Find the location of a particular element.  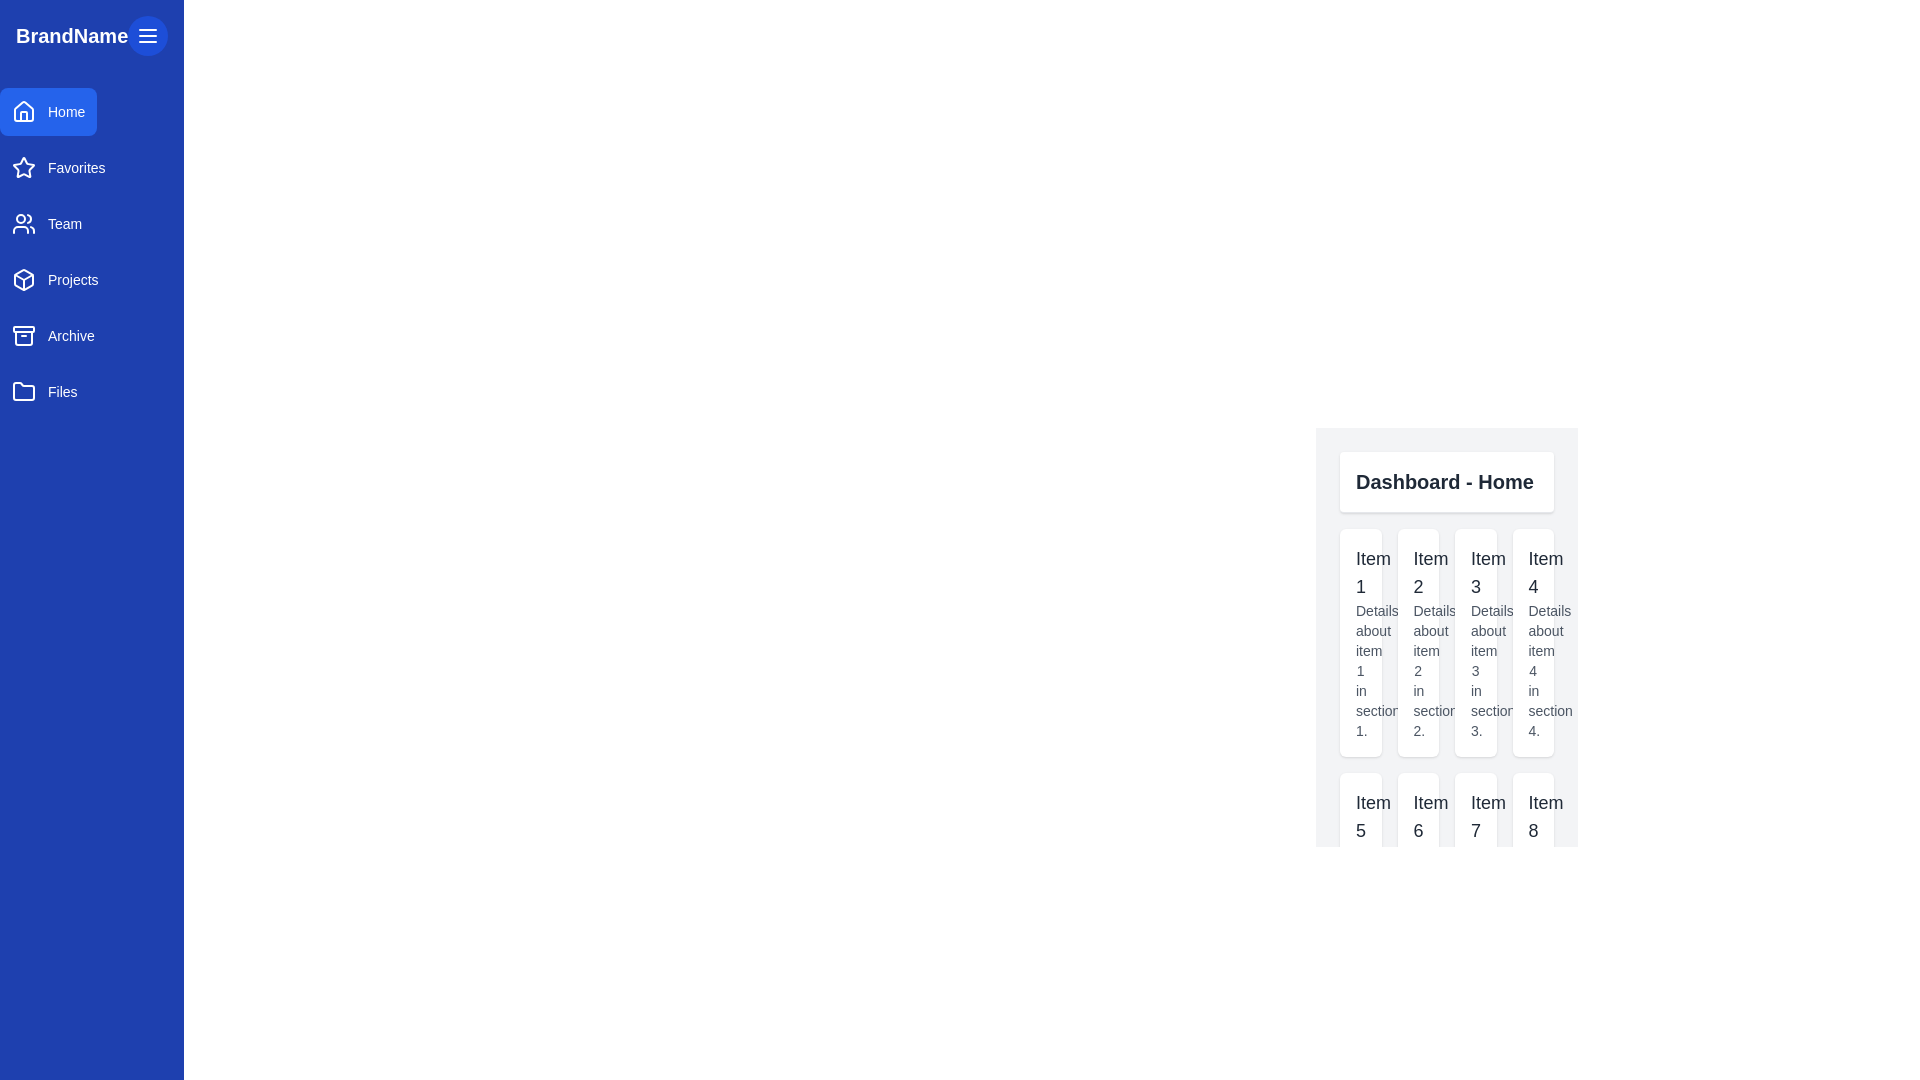

the 'Projects' icon in the vertical sidebar menu, which is positioned below the 'Team' section and above the 'Archive' section is located at coordinates (24, 280).